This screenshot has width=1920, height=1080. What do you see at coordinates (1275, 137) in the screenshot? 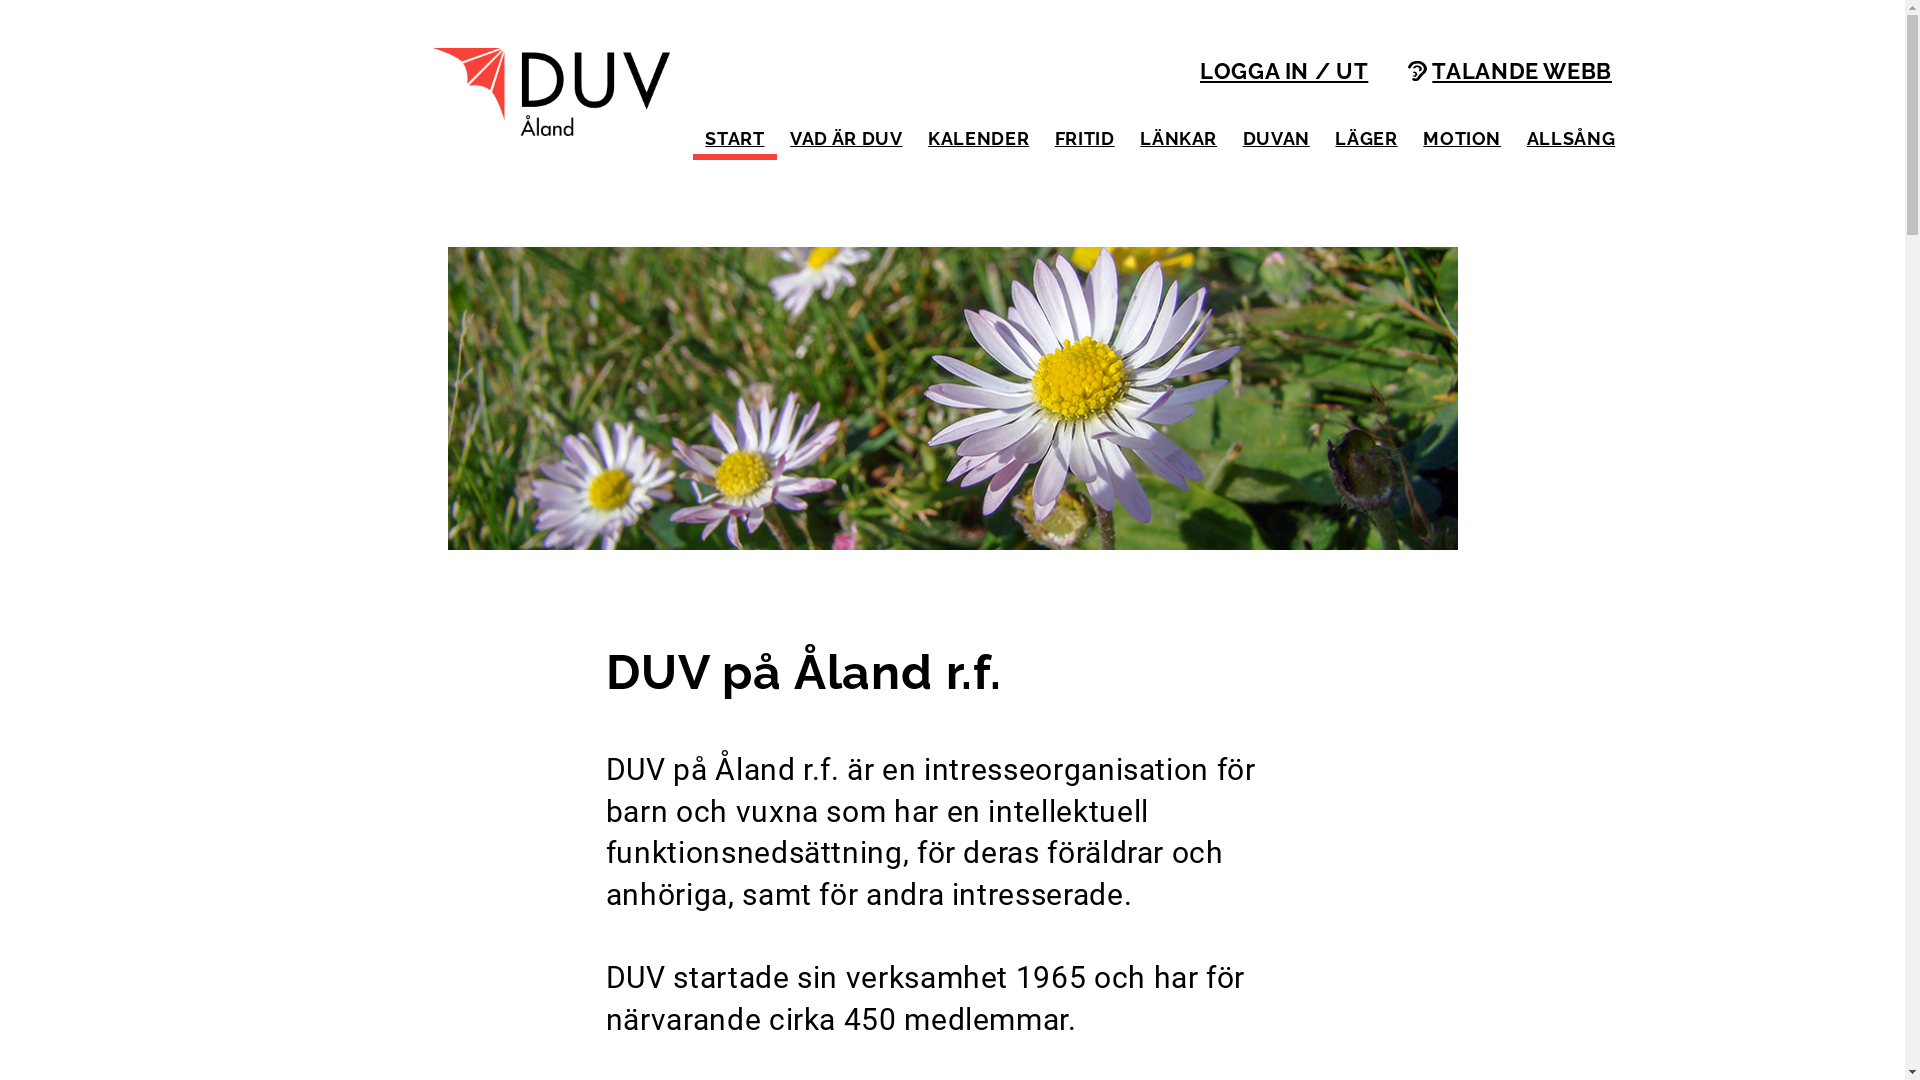
I see `'DUVAN'` at bounding box center [1275, 137].